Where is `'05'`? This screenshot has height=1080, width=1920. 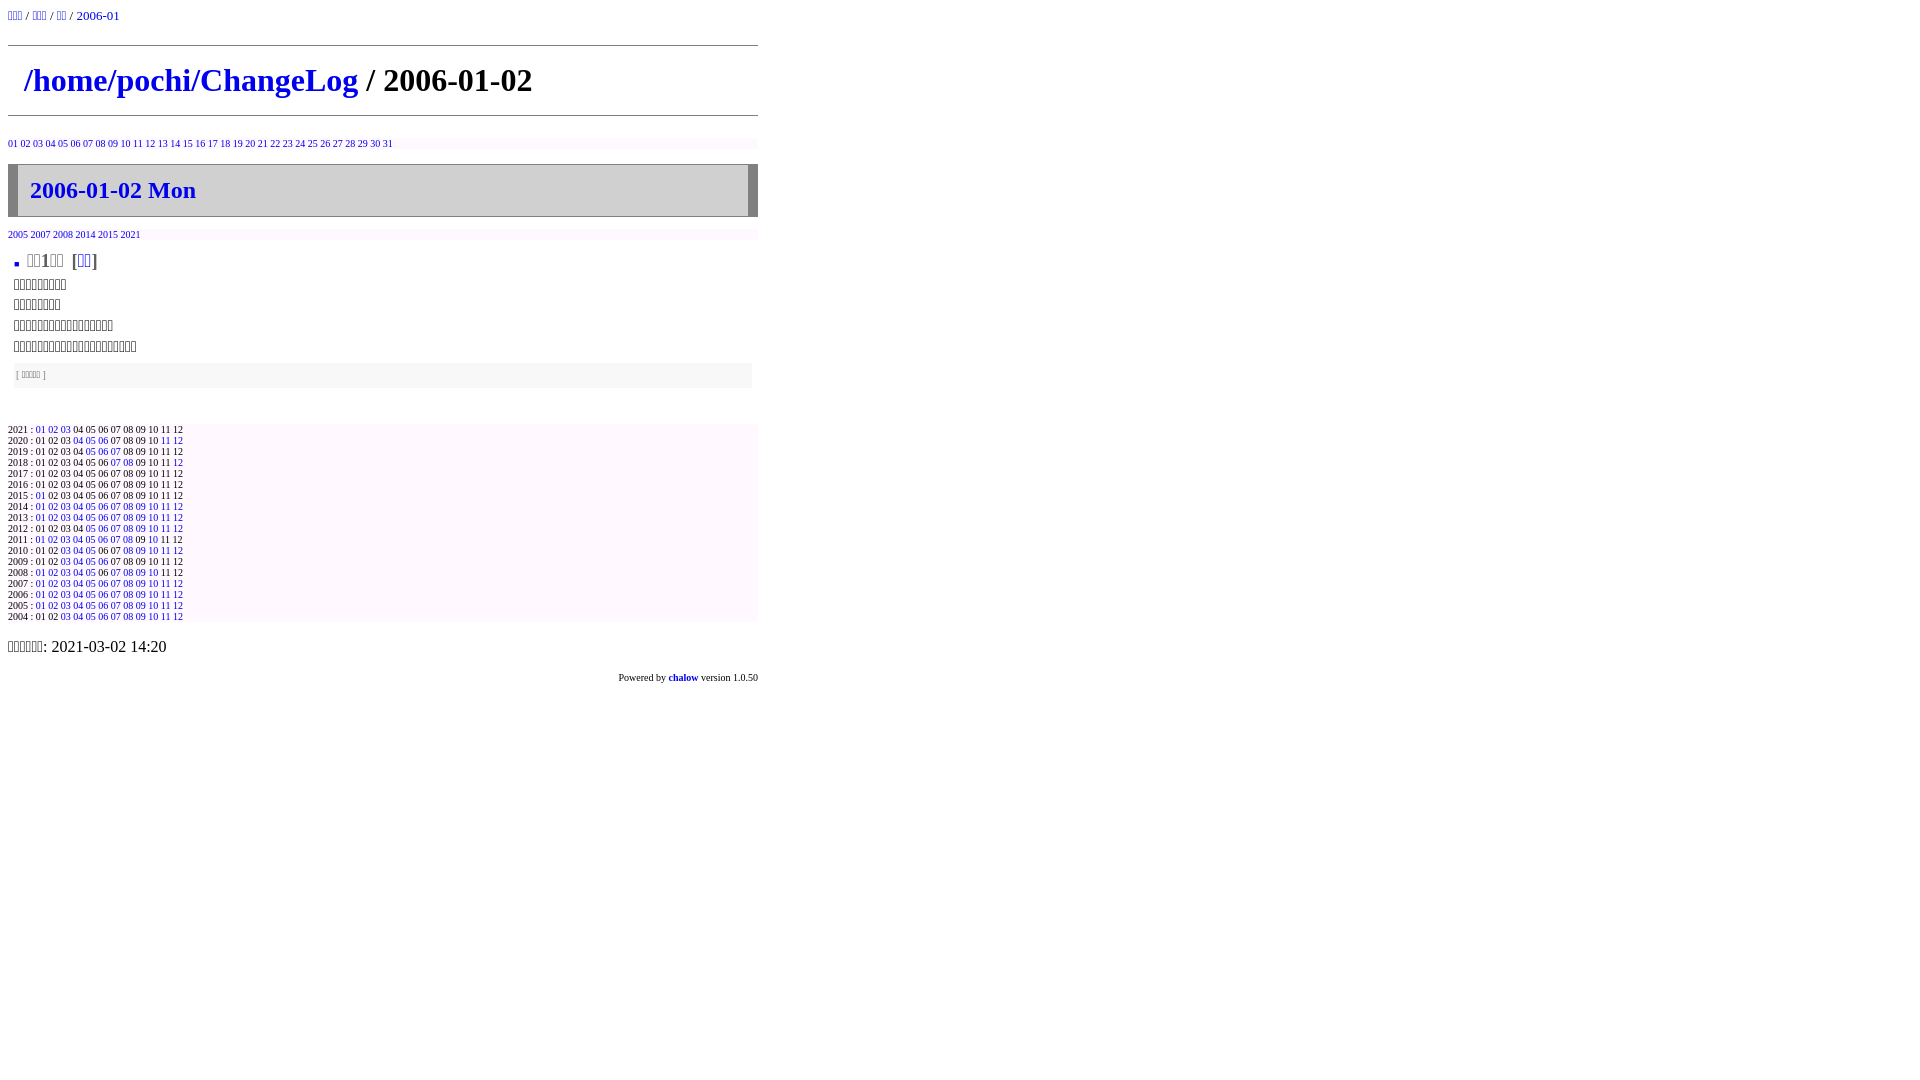 '05' is located at coordinates (85, 451).